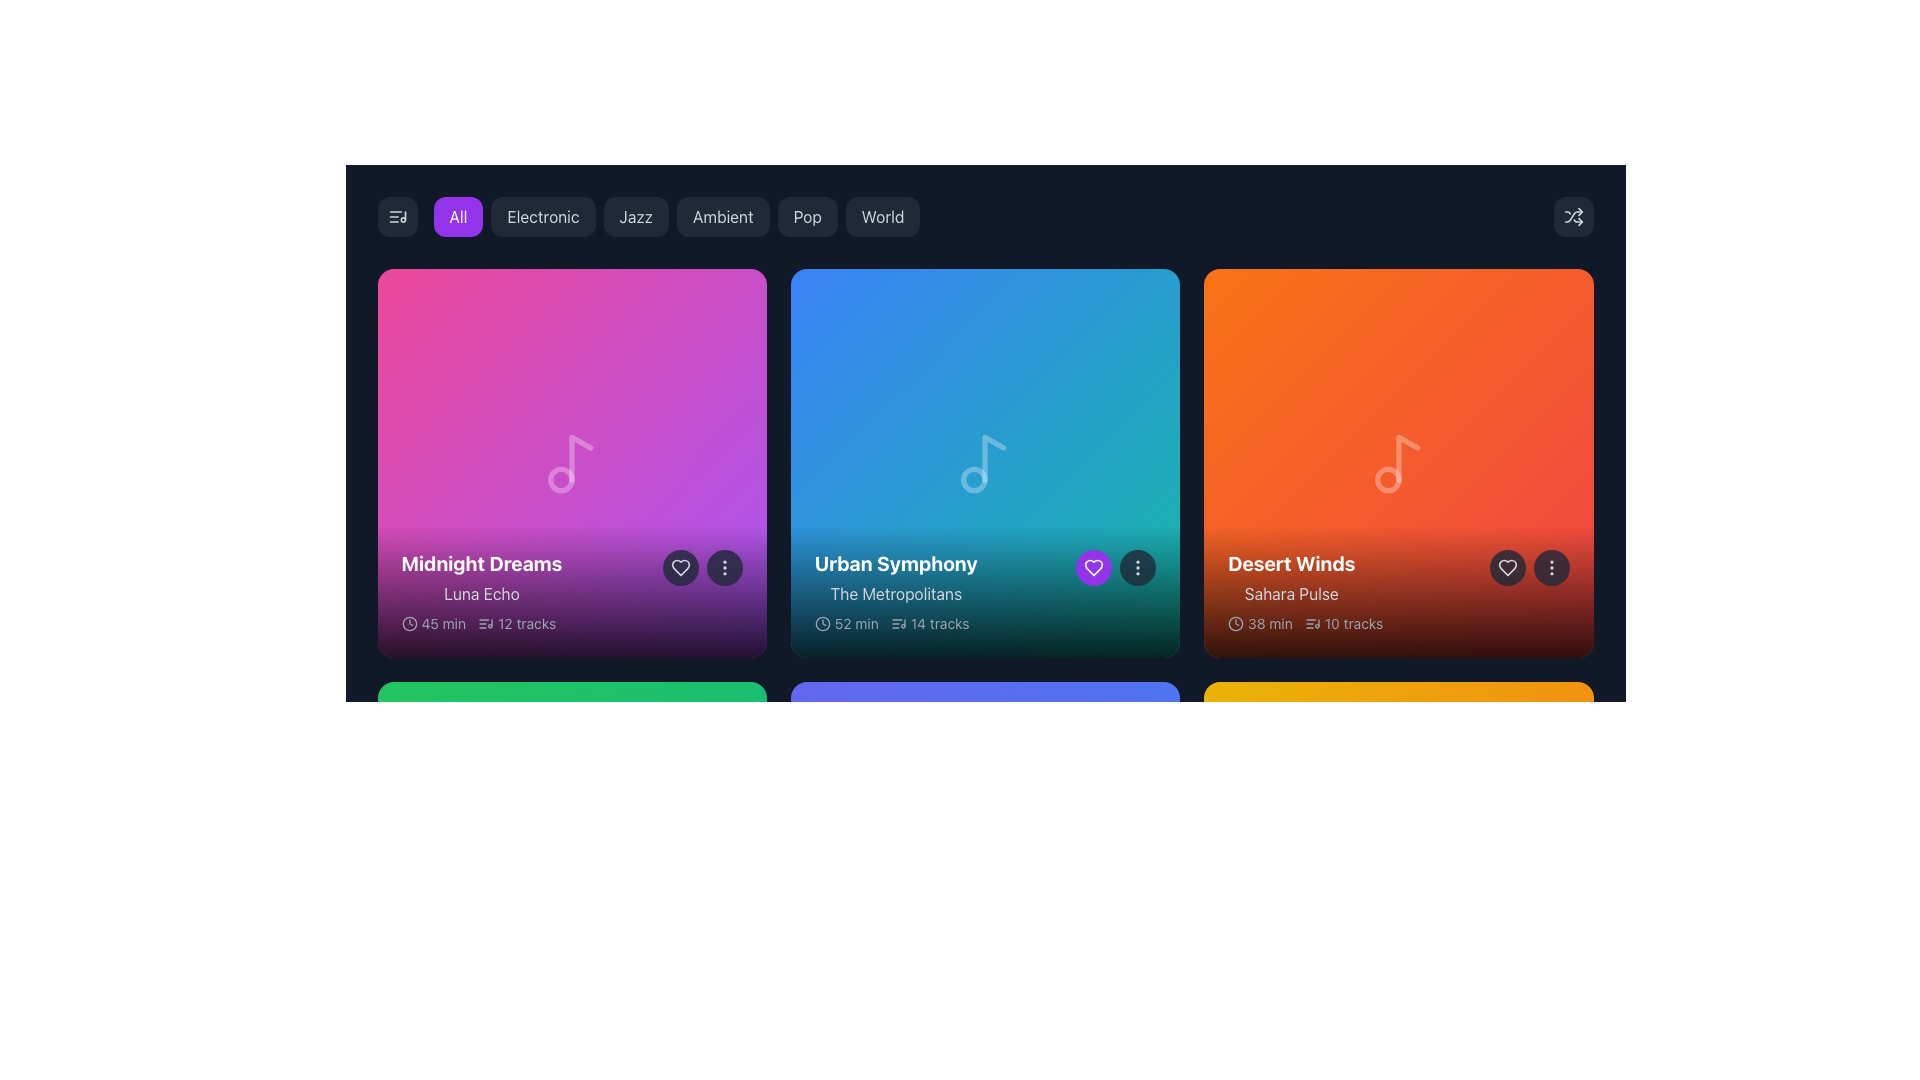  What do you see at coordinates (807, 216) in the screenshot?
I see `the 'Pop' category button, which is the fifth button in a horizontal list of six buttons at the top of the interface, positioned between 'Ambient' and 'World'` at bounding box center [807, 216].